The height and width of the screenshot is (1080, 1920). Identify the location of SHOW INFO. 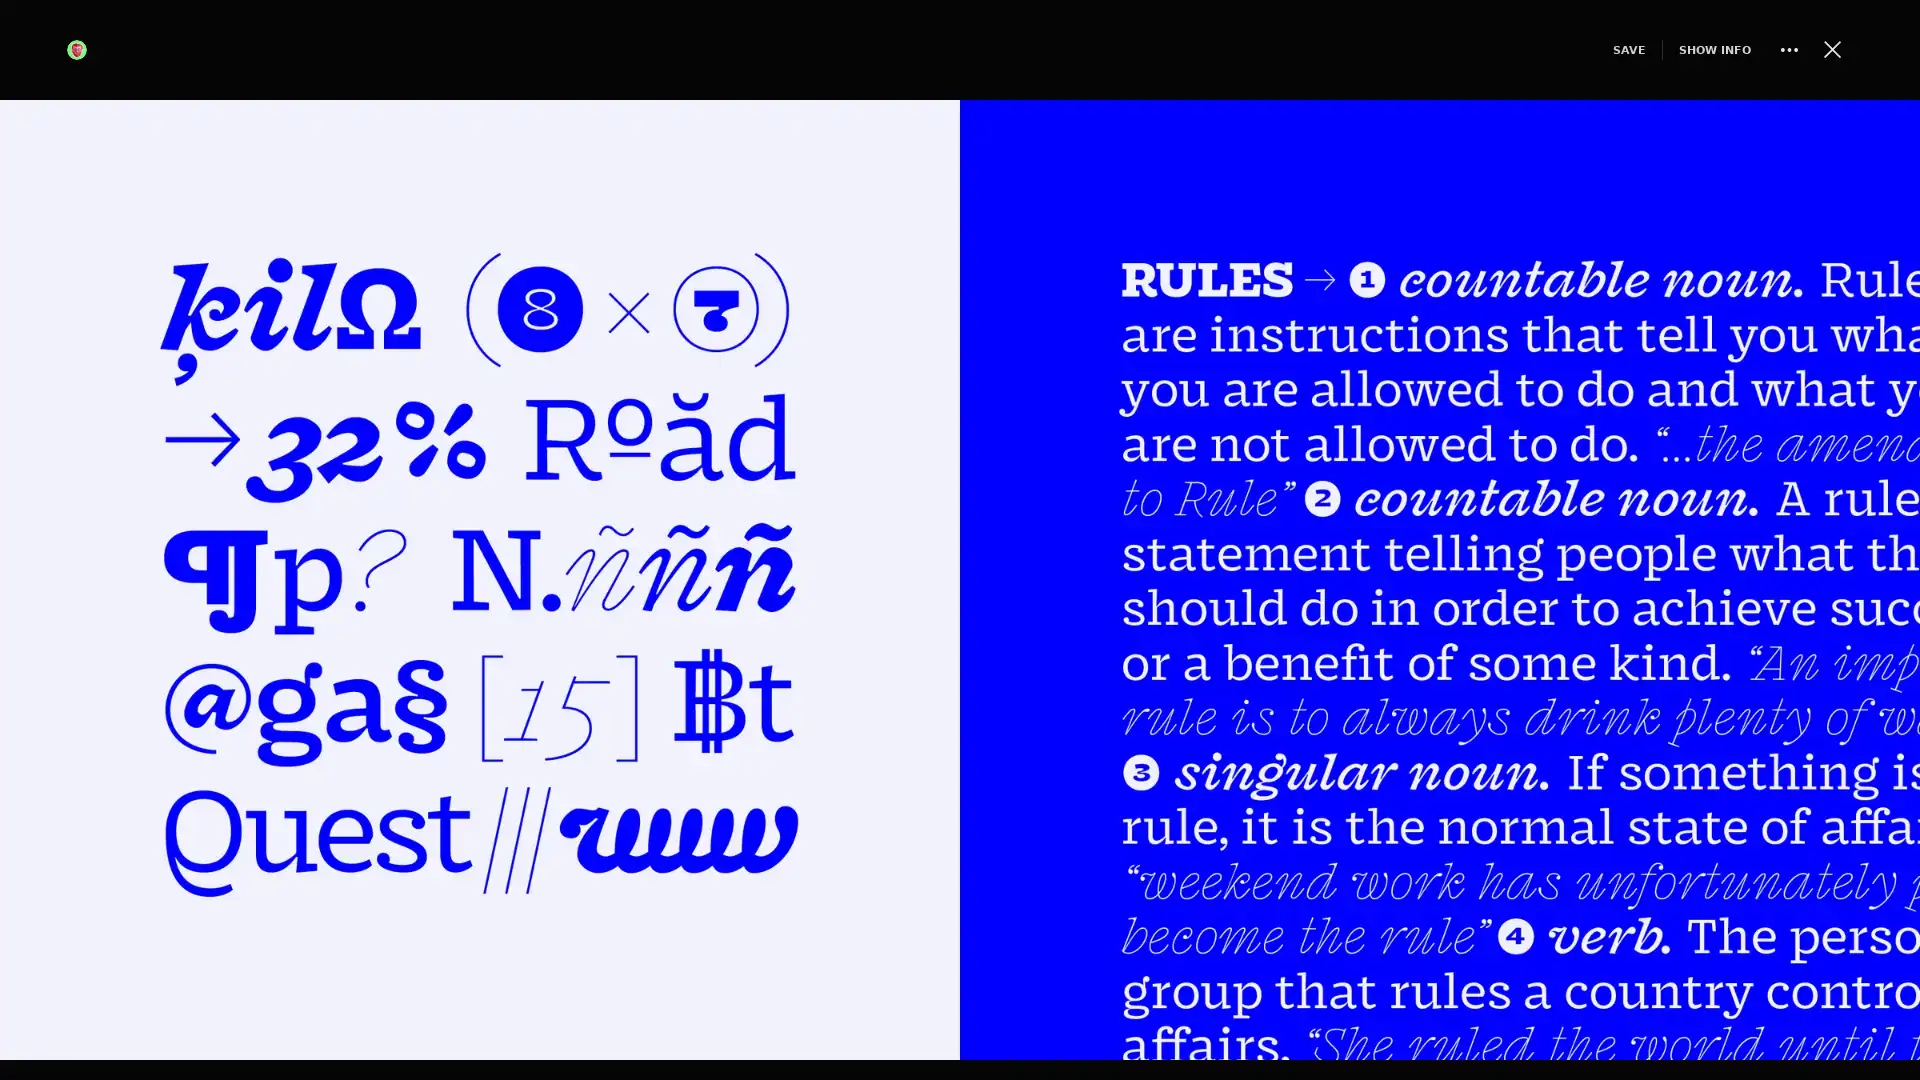
(1680, 48).